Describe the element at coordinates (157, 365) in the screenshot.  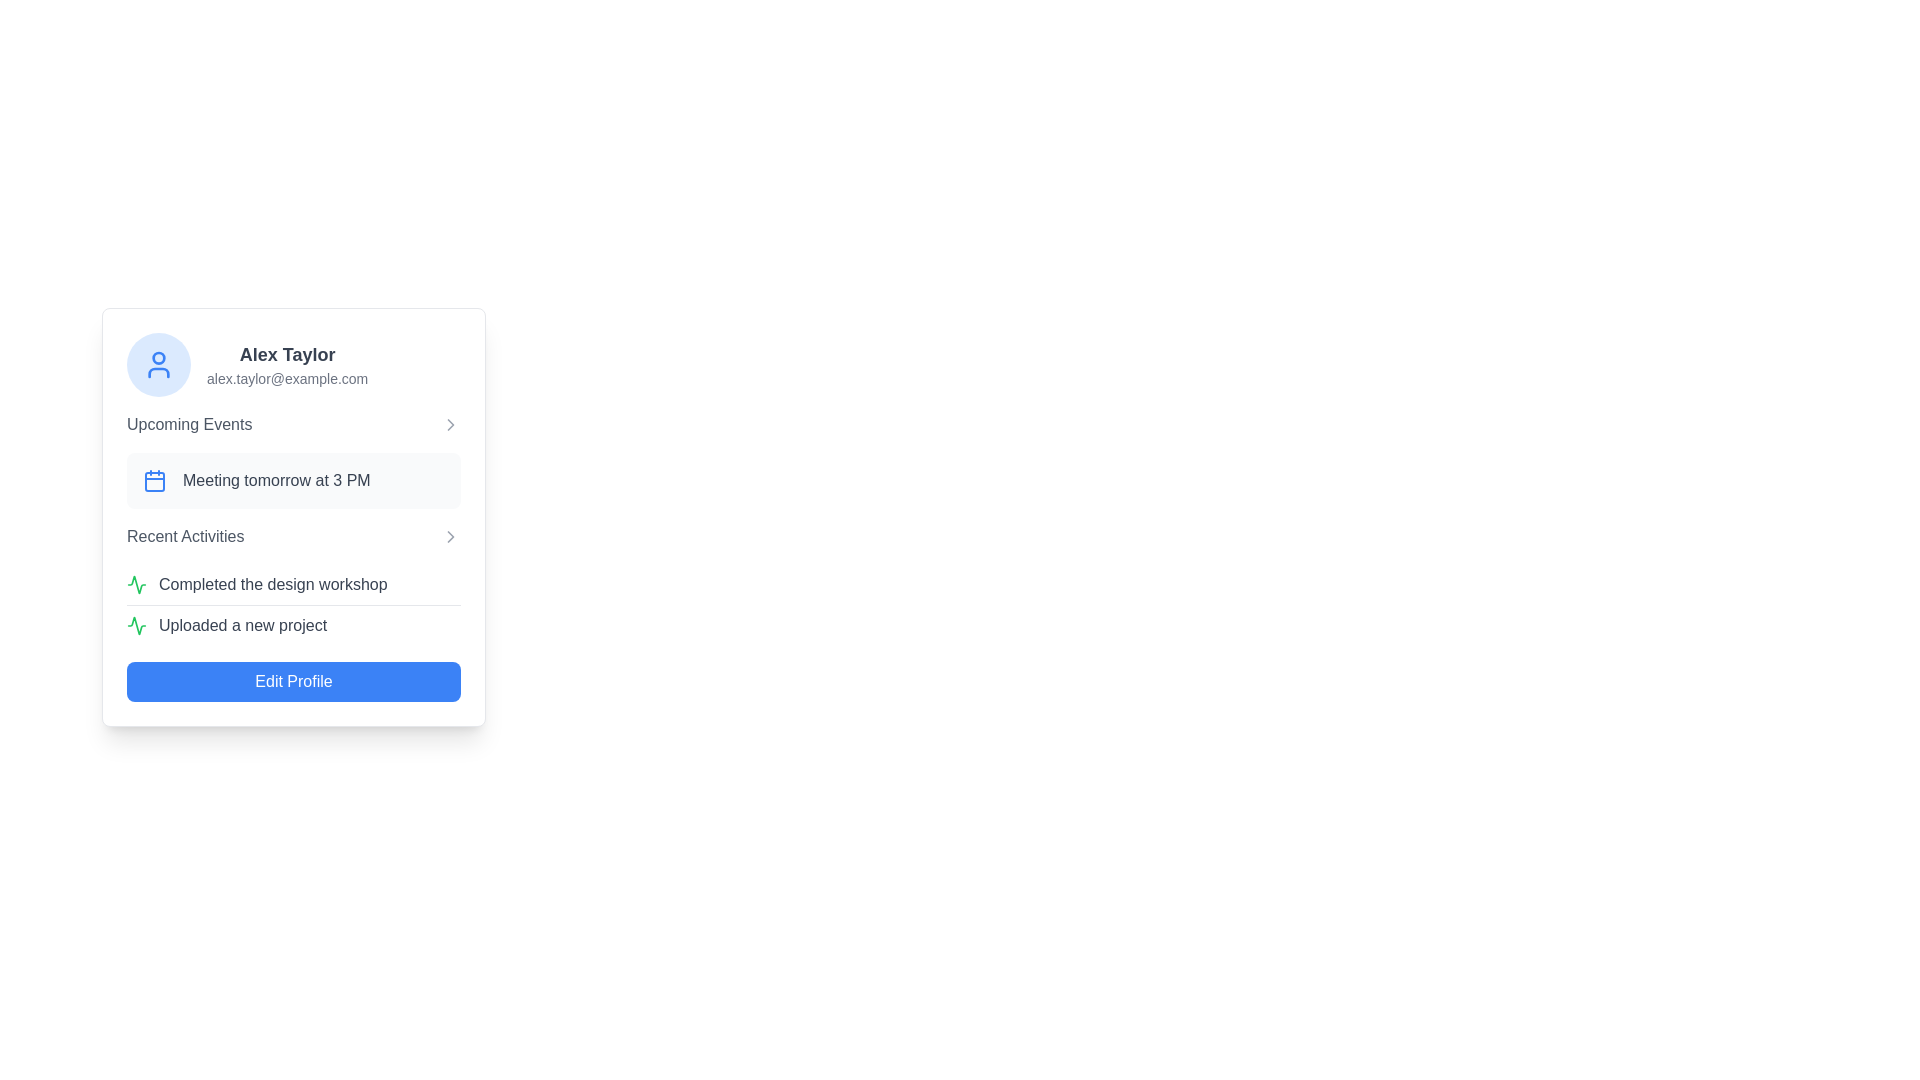
I see `the profile picture placeholder icon for user 'Alex Taylor' located in the top-left corner of the user details card` at that location.